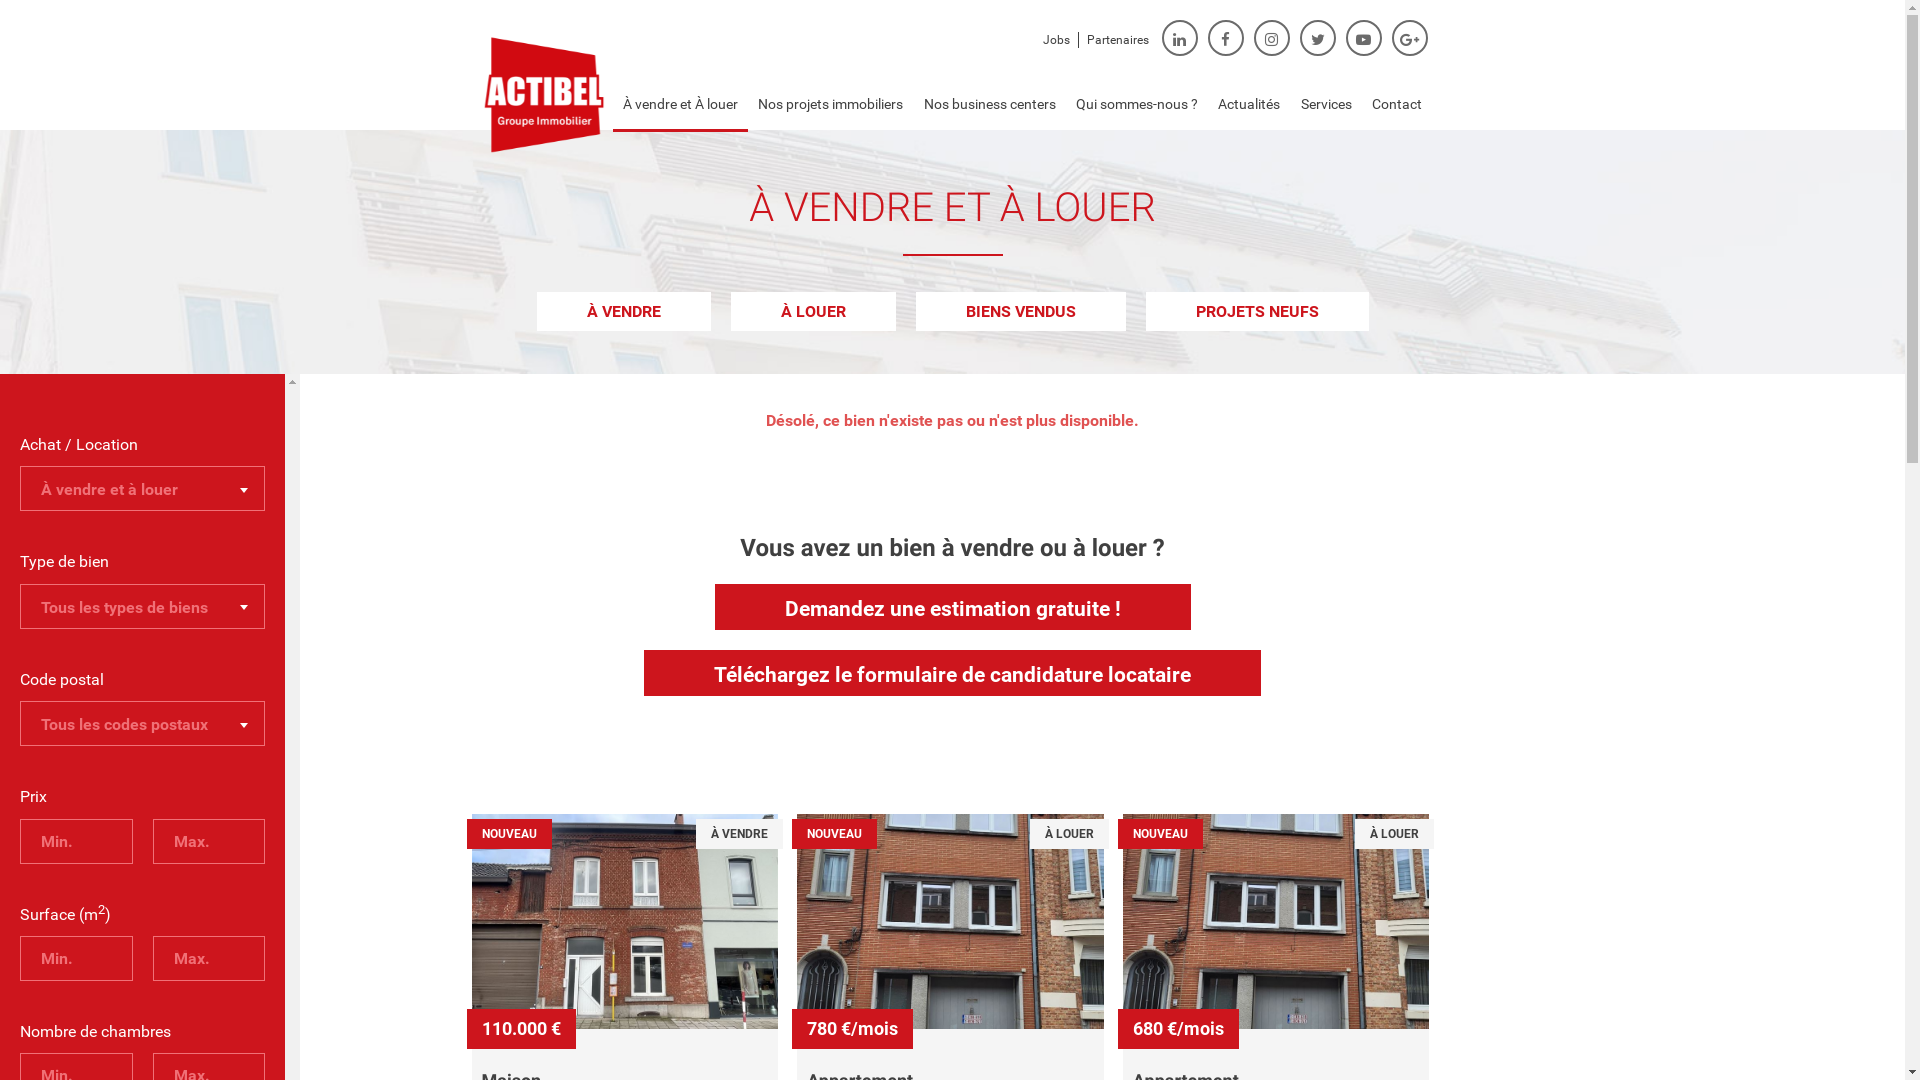  I want to click on 'Facebook', so click(1224, 38).